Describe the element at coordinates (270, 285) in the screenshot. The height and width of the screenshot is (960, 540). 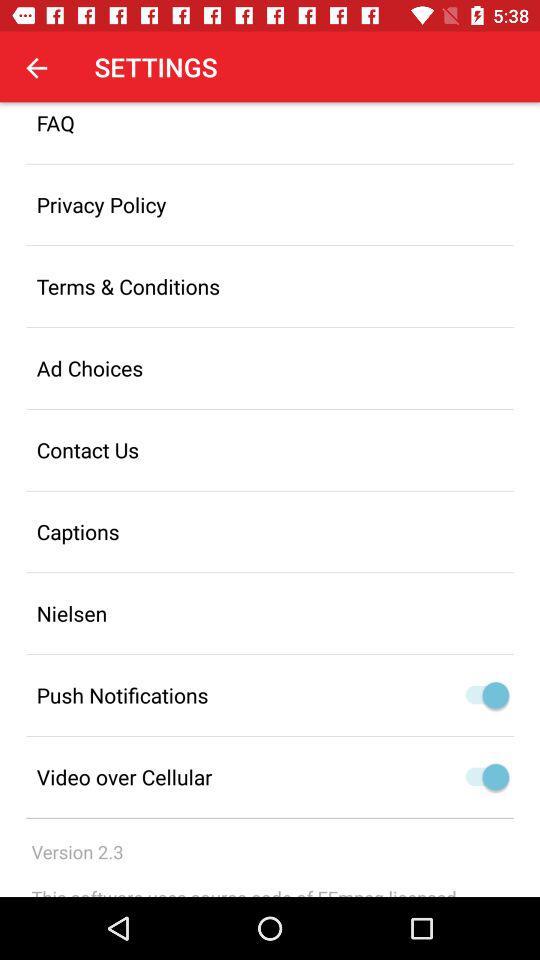
I see `the terms & conditions item` at that location.